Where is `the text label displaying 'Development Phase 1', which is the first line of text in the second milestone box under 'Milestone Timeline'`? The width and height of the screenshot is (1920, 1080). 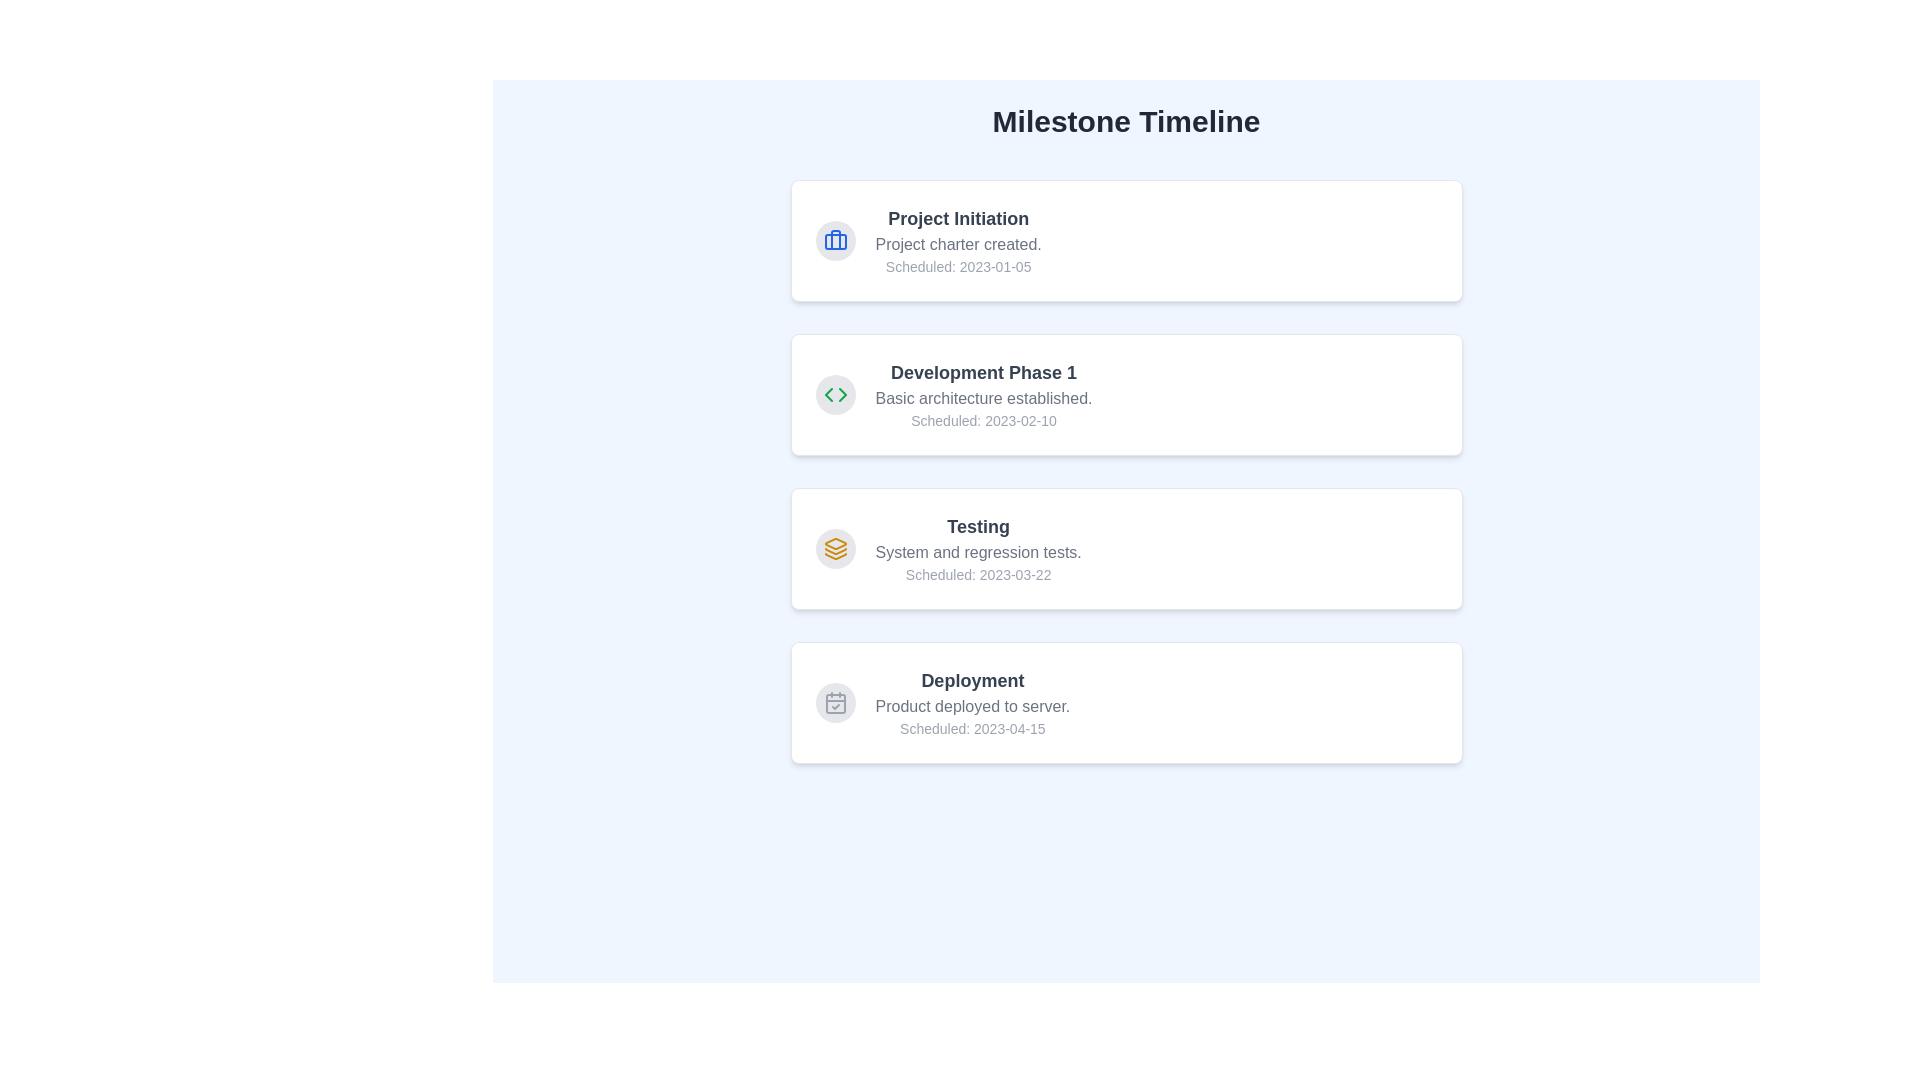 the text label displaying 'Development Phase 1', which is the first line of text in the second milestone box under 'Milestone Timeline' is located at coordinates (983, 373).